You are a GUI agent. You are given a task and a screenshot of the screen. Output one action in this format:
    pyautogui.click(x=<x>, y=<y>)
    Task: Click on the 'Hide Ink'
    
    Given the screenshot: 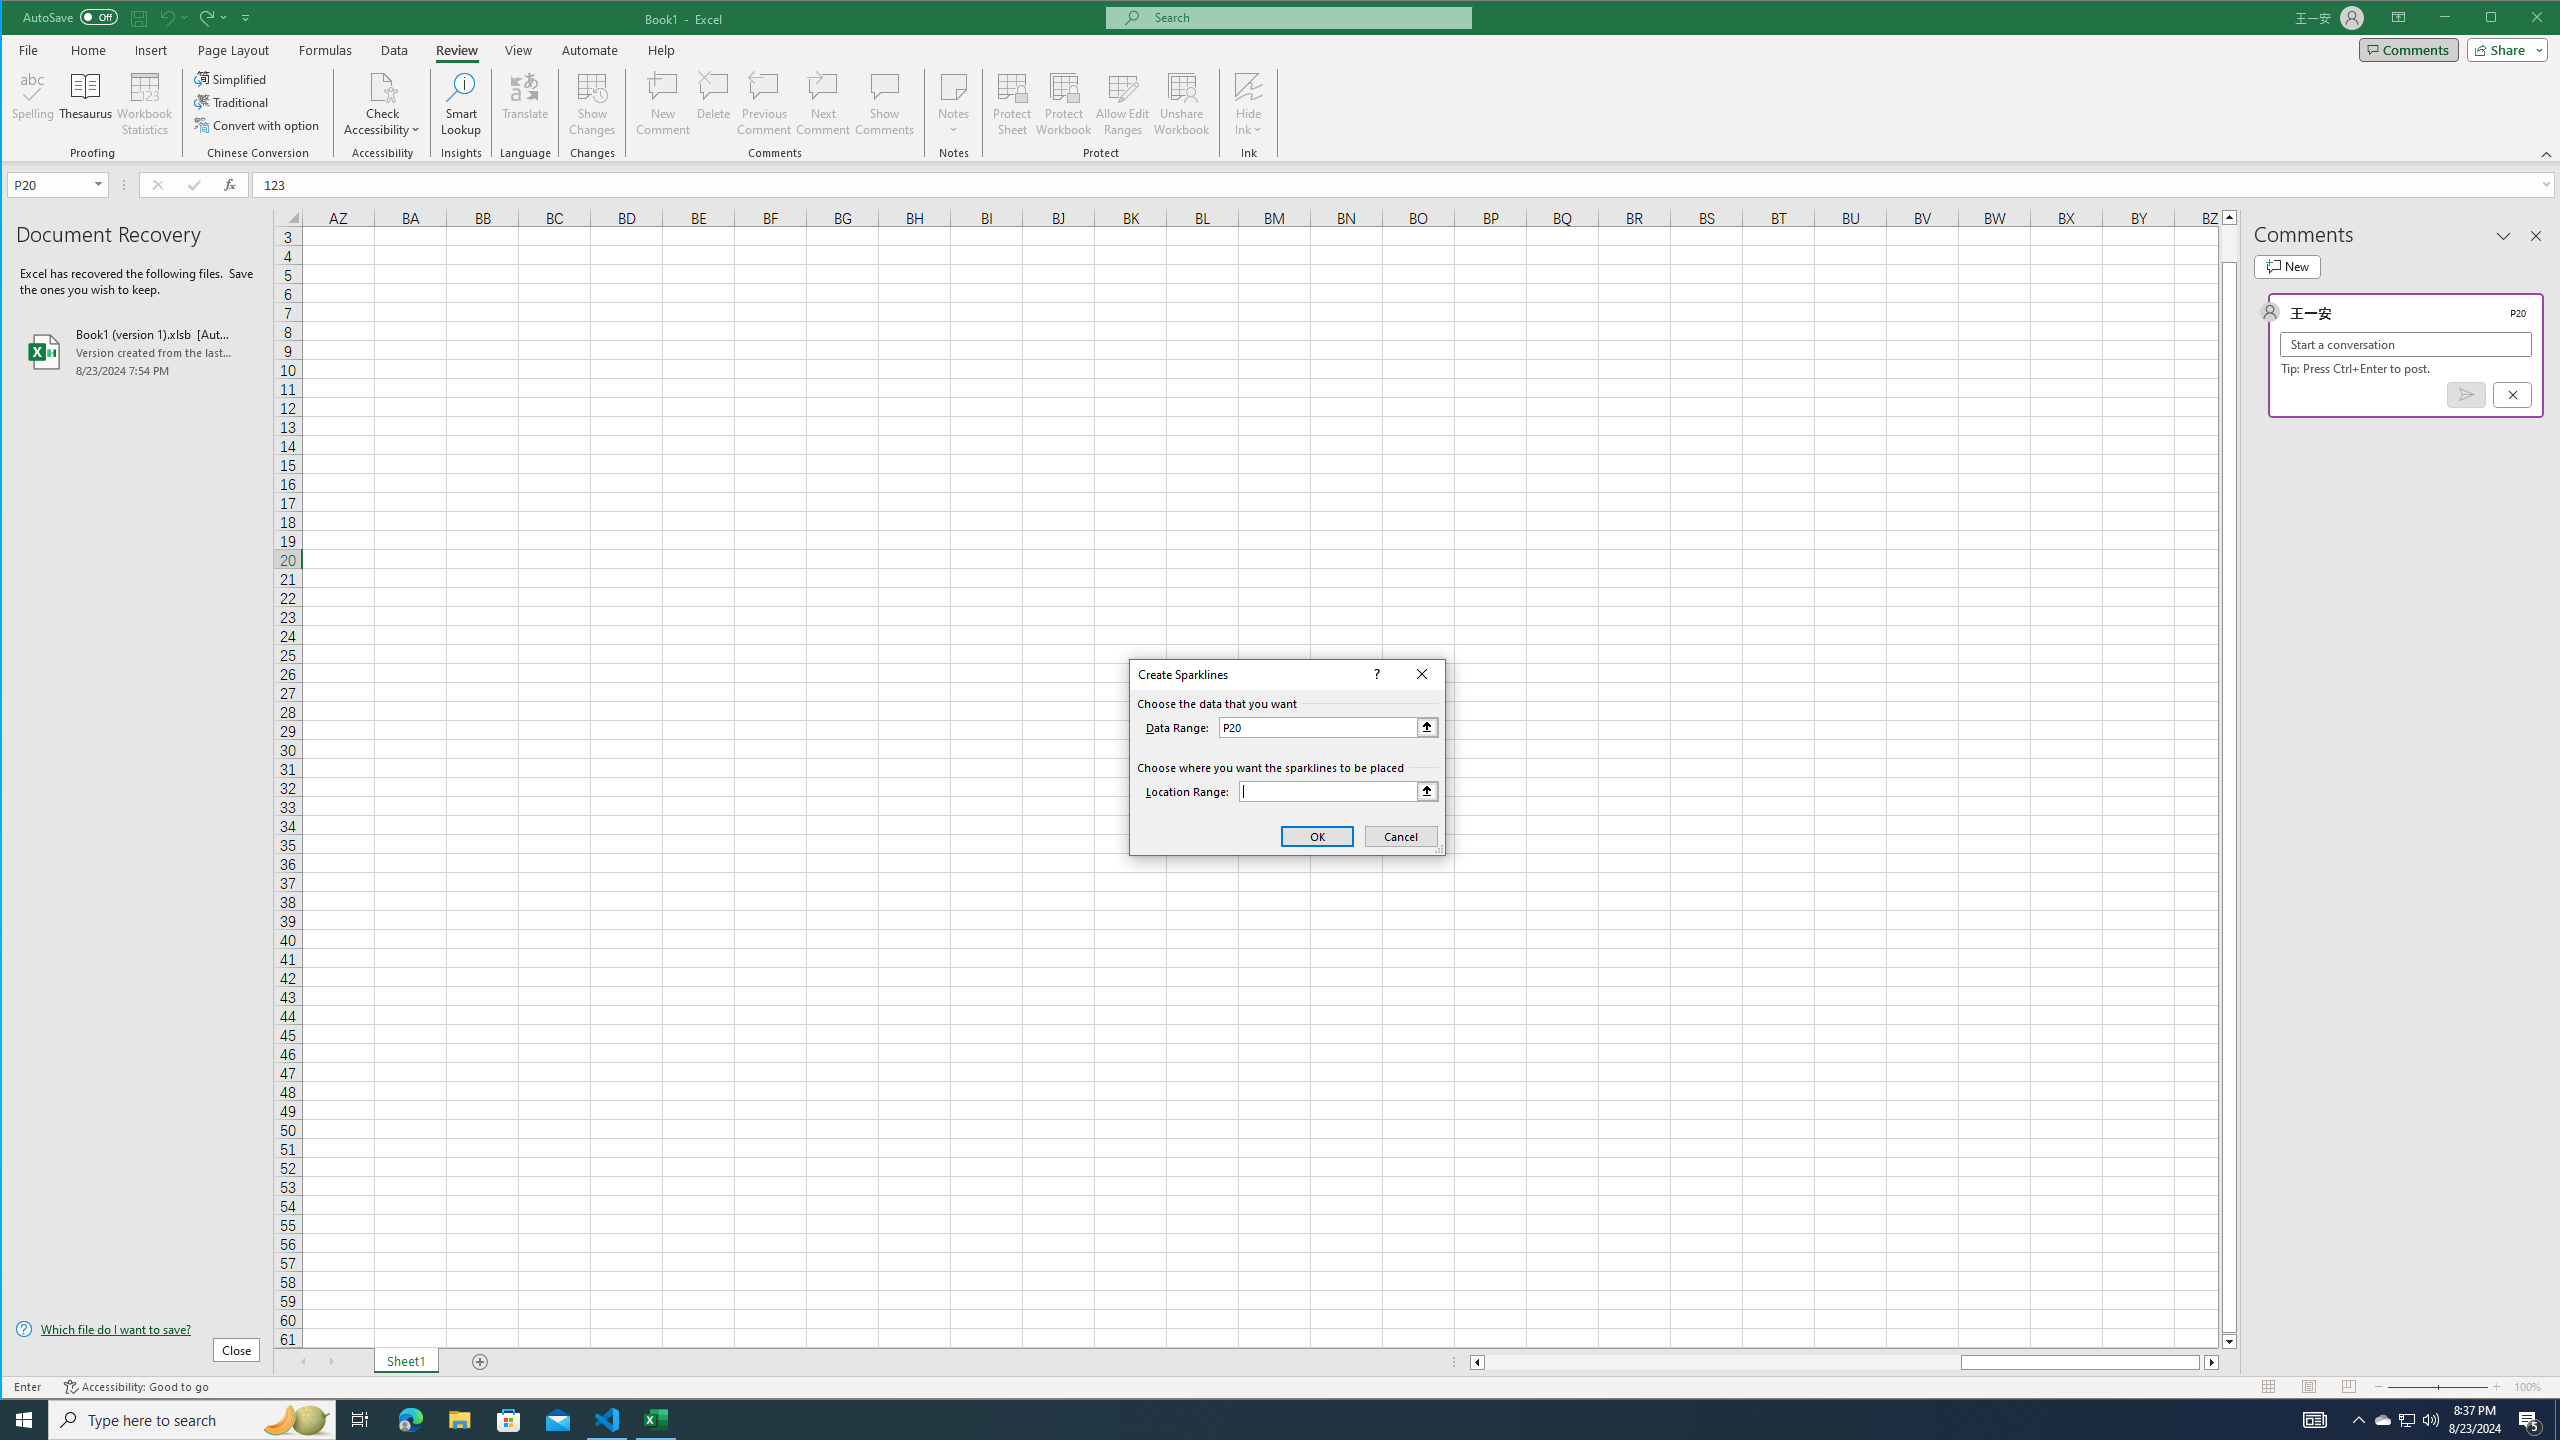 What is the action you would take?
    pyautogui.click(x=1248, y=103)
    